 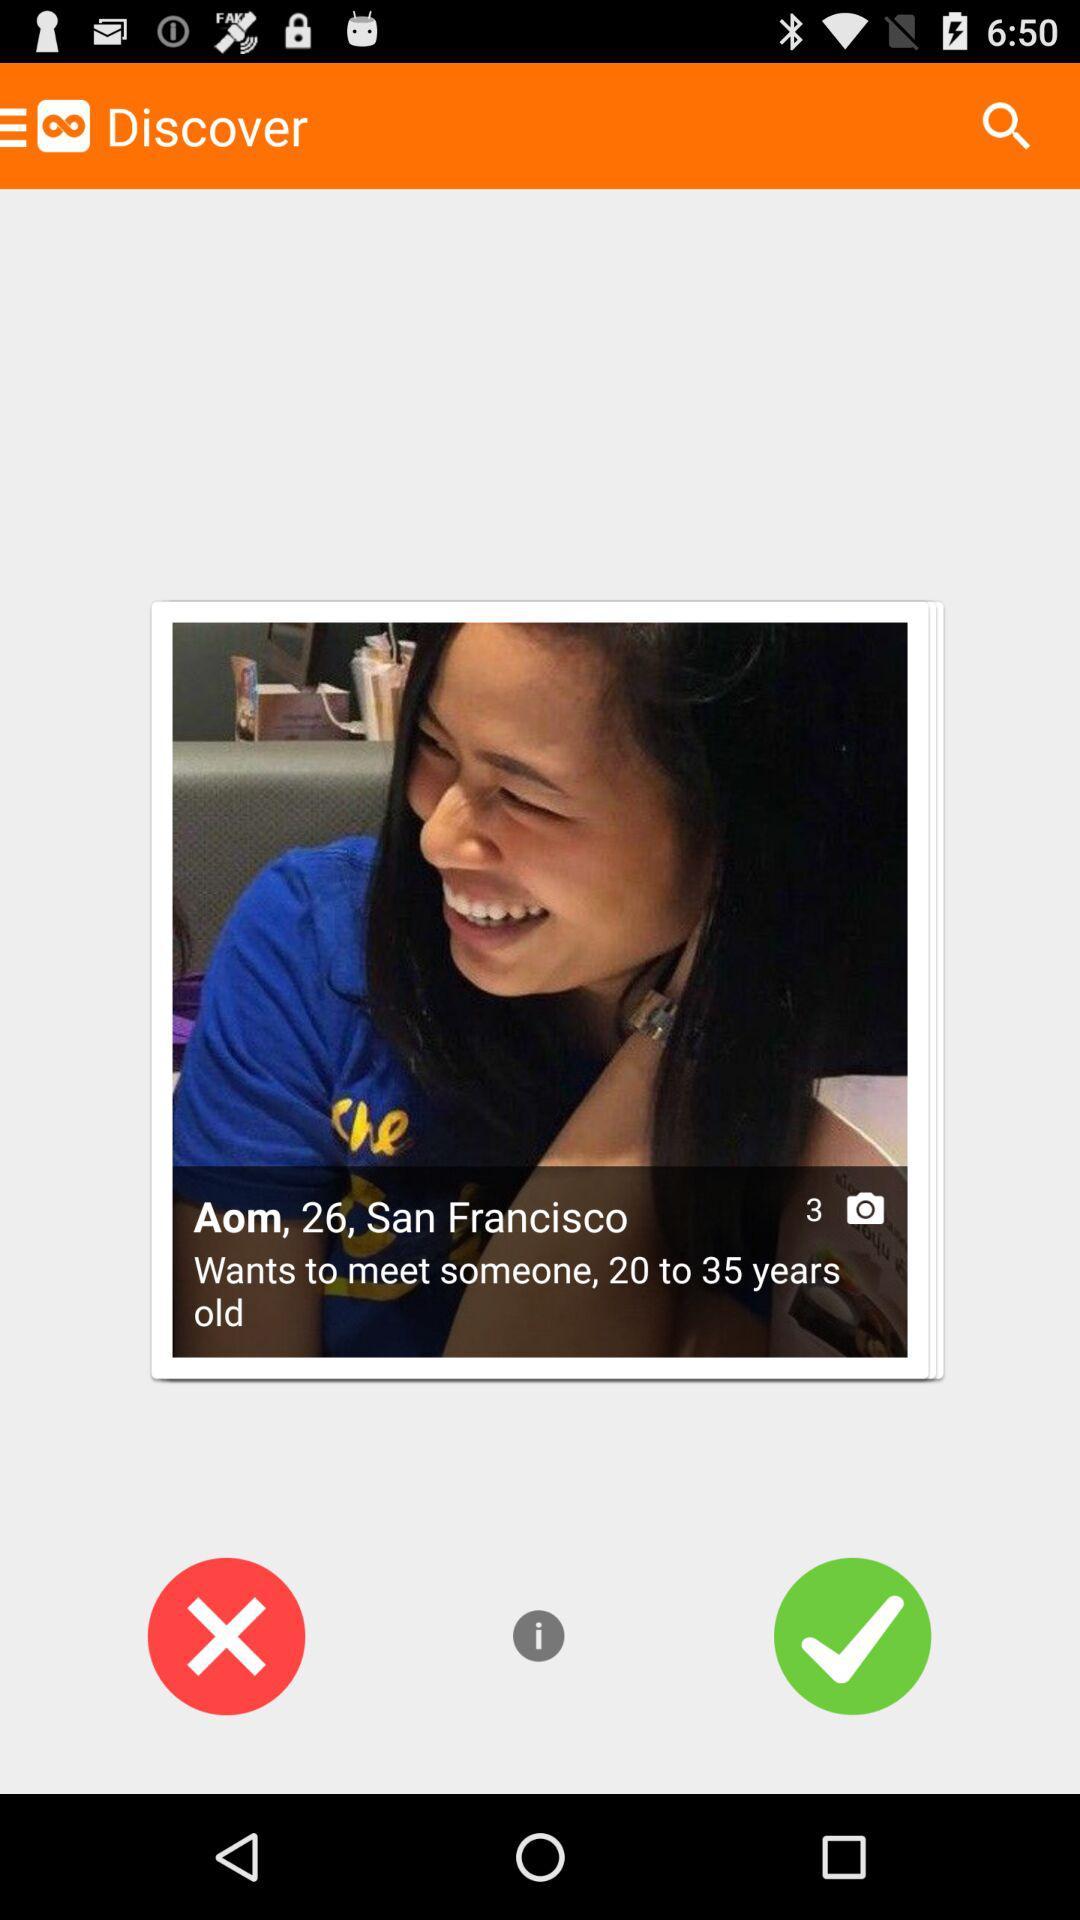 I want to click on the close icon, so click(x=225, y=1750).